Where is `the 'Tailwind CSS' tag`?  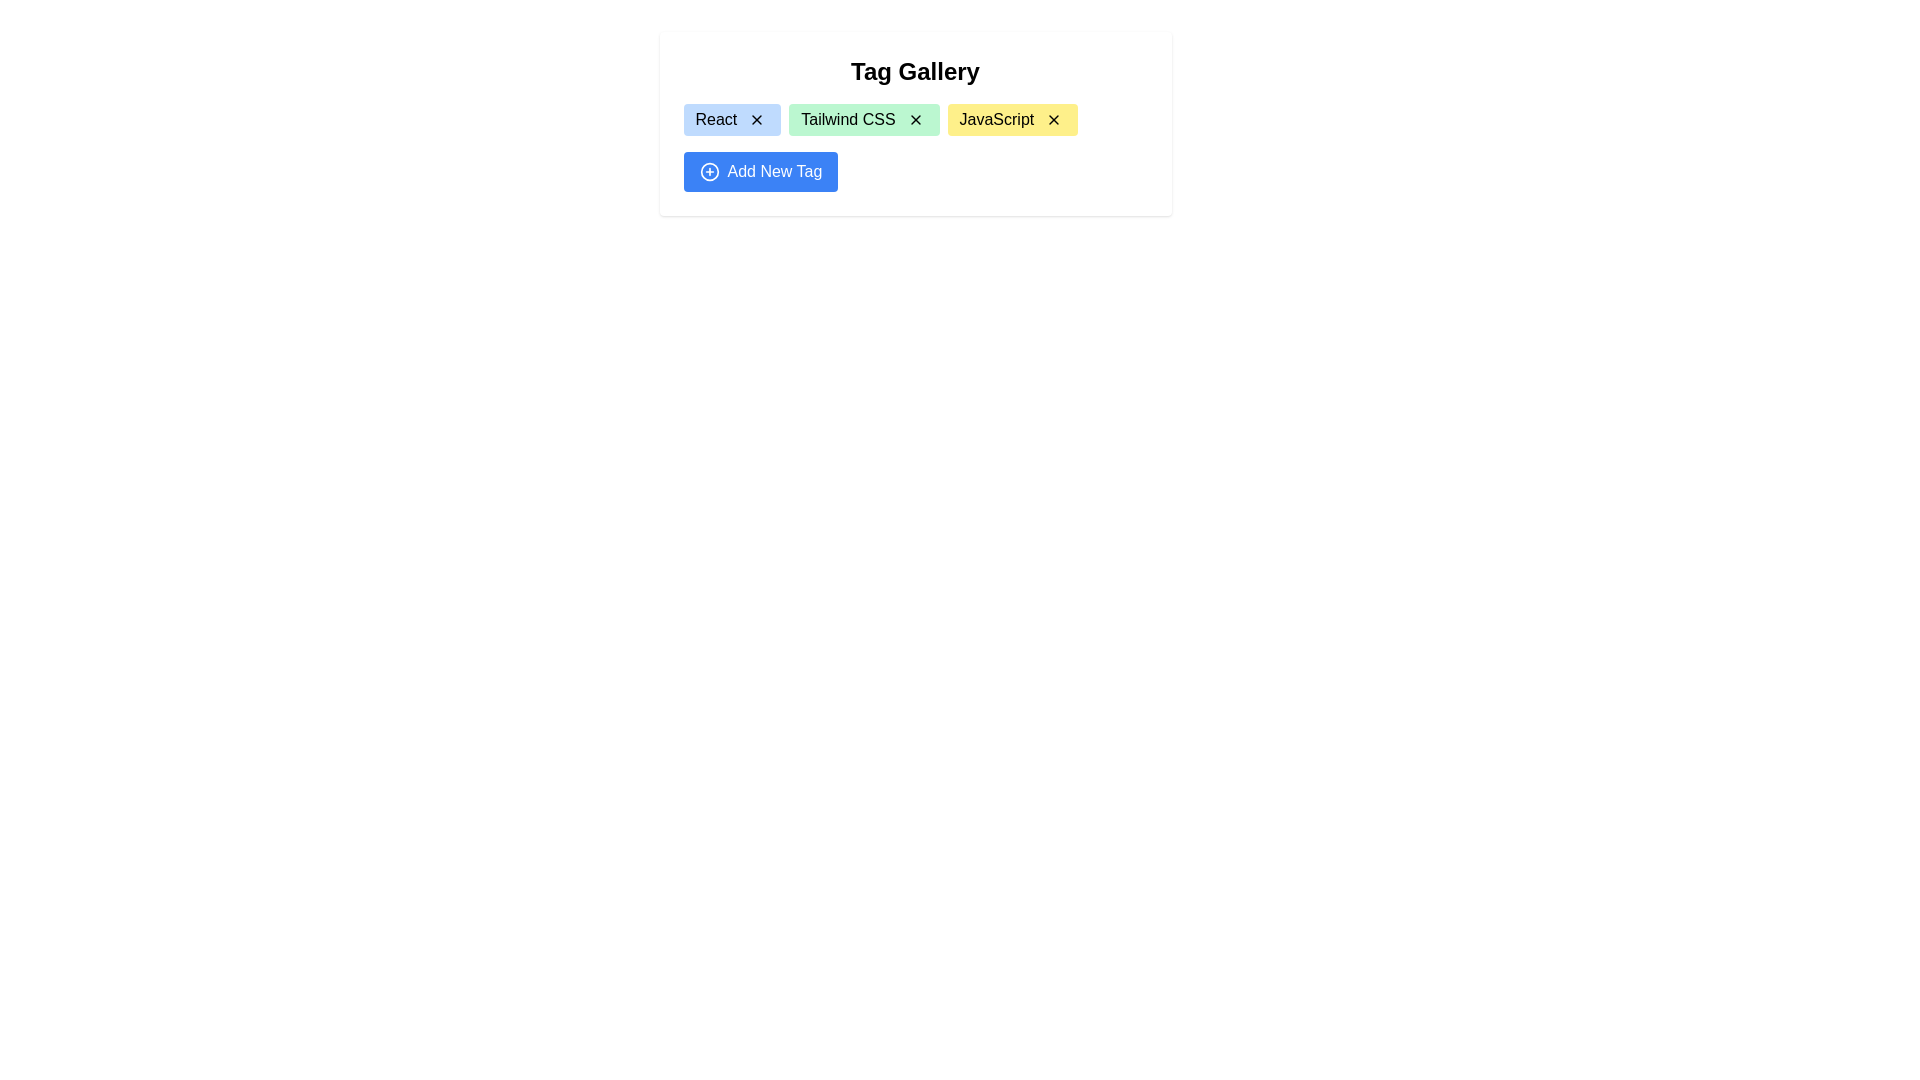
the 'Tailwind CSS' tag is located at coordinates (914, 123).